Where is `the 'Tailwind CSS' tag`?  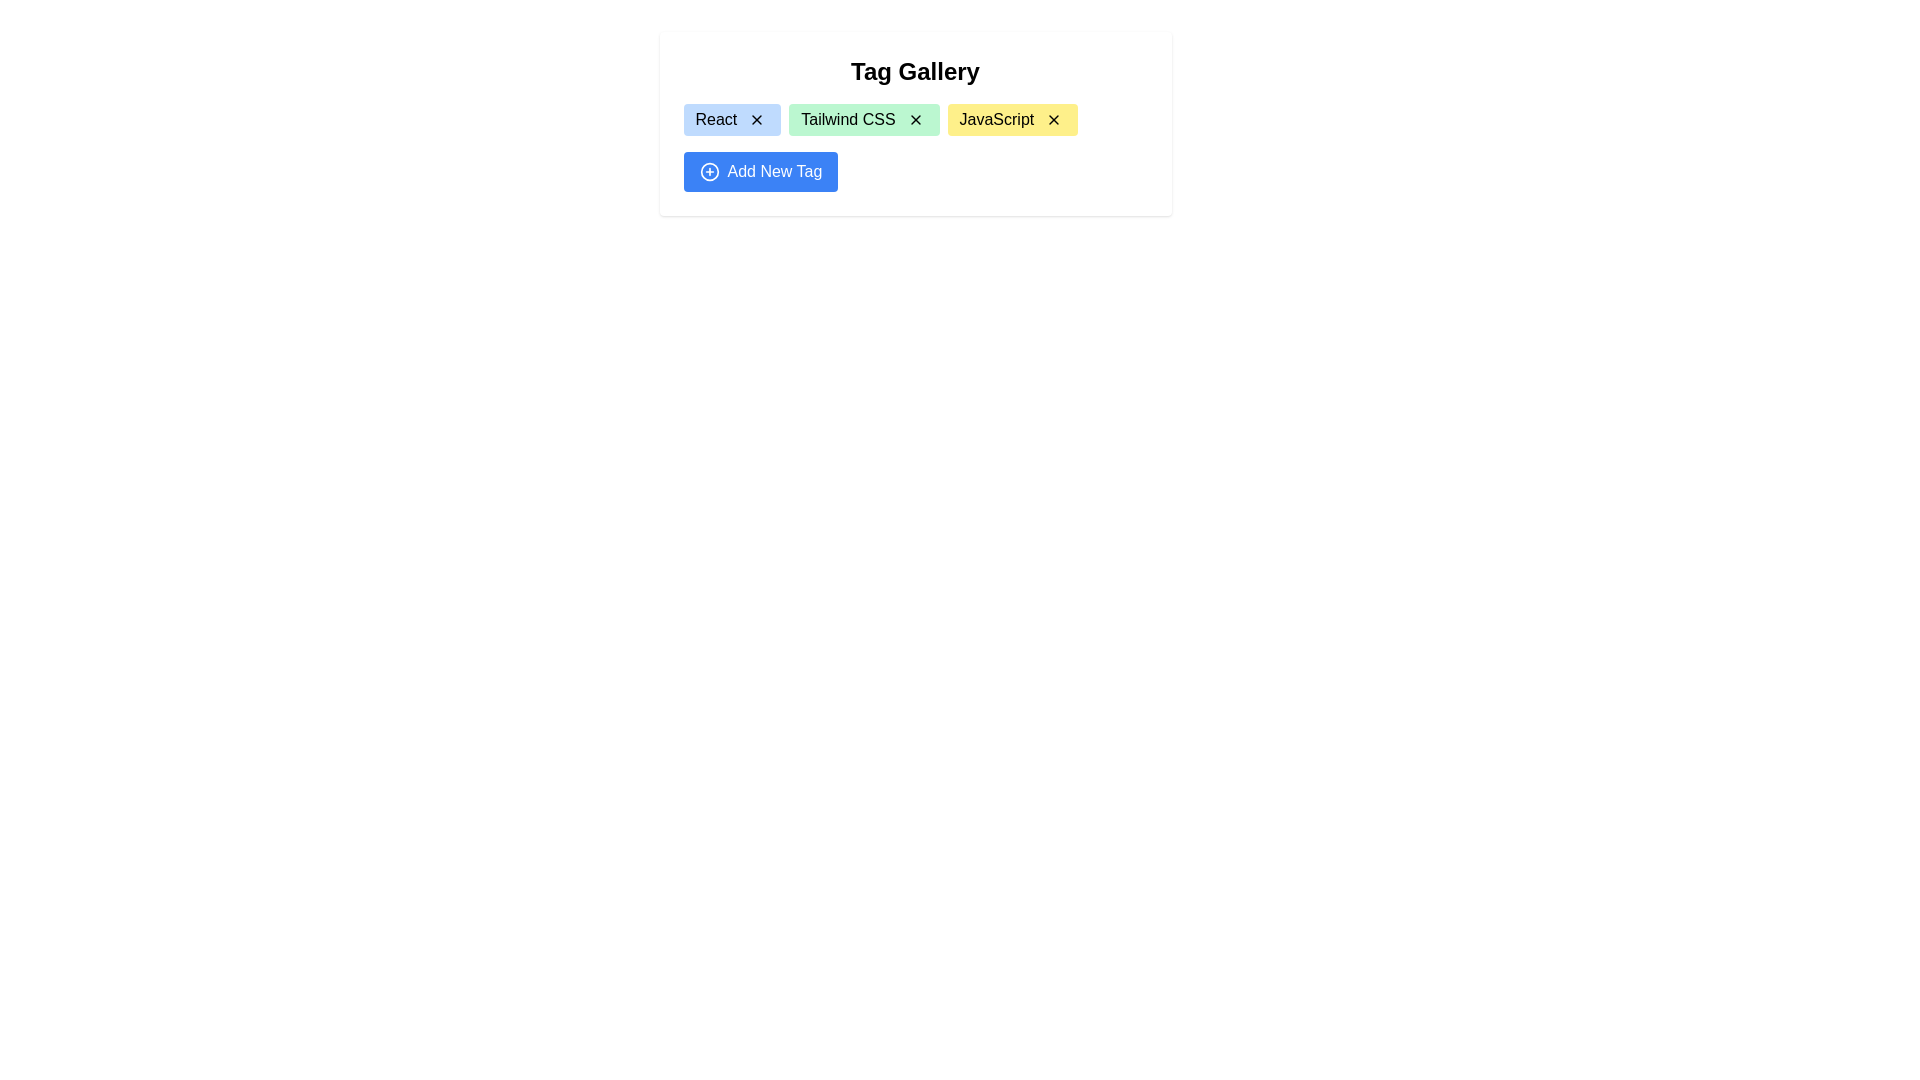
the 'Tailwind CSS' tag is located at coordinates (914, 123).